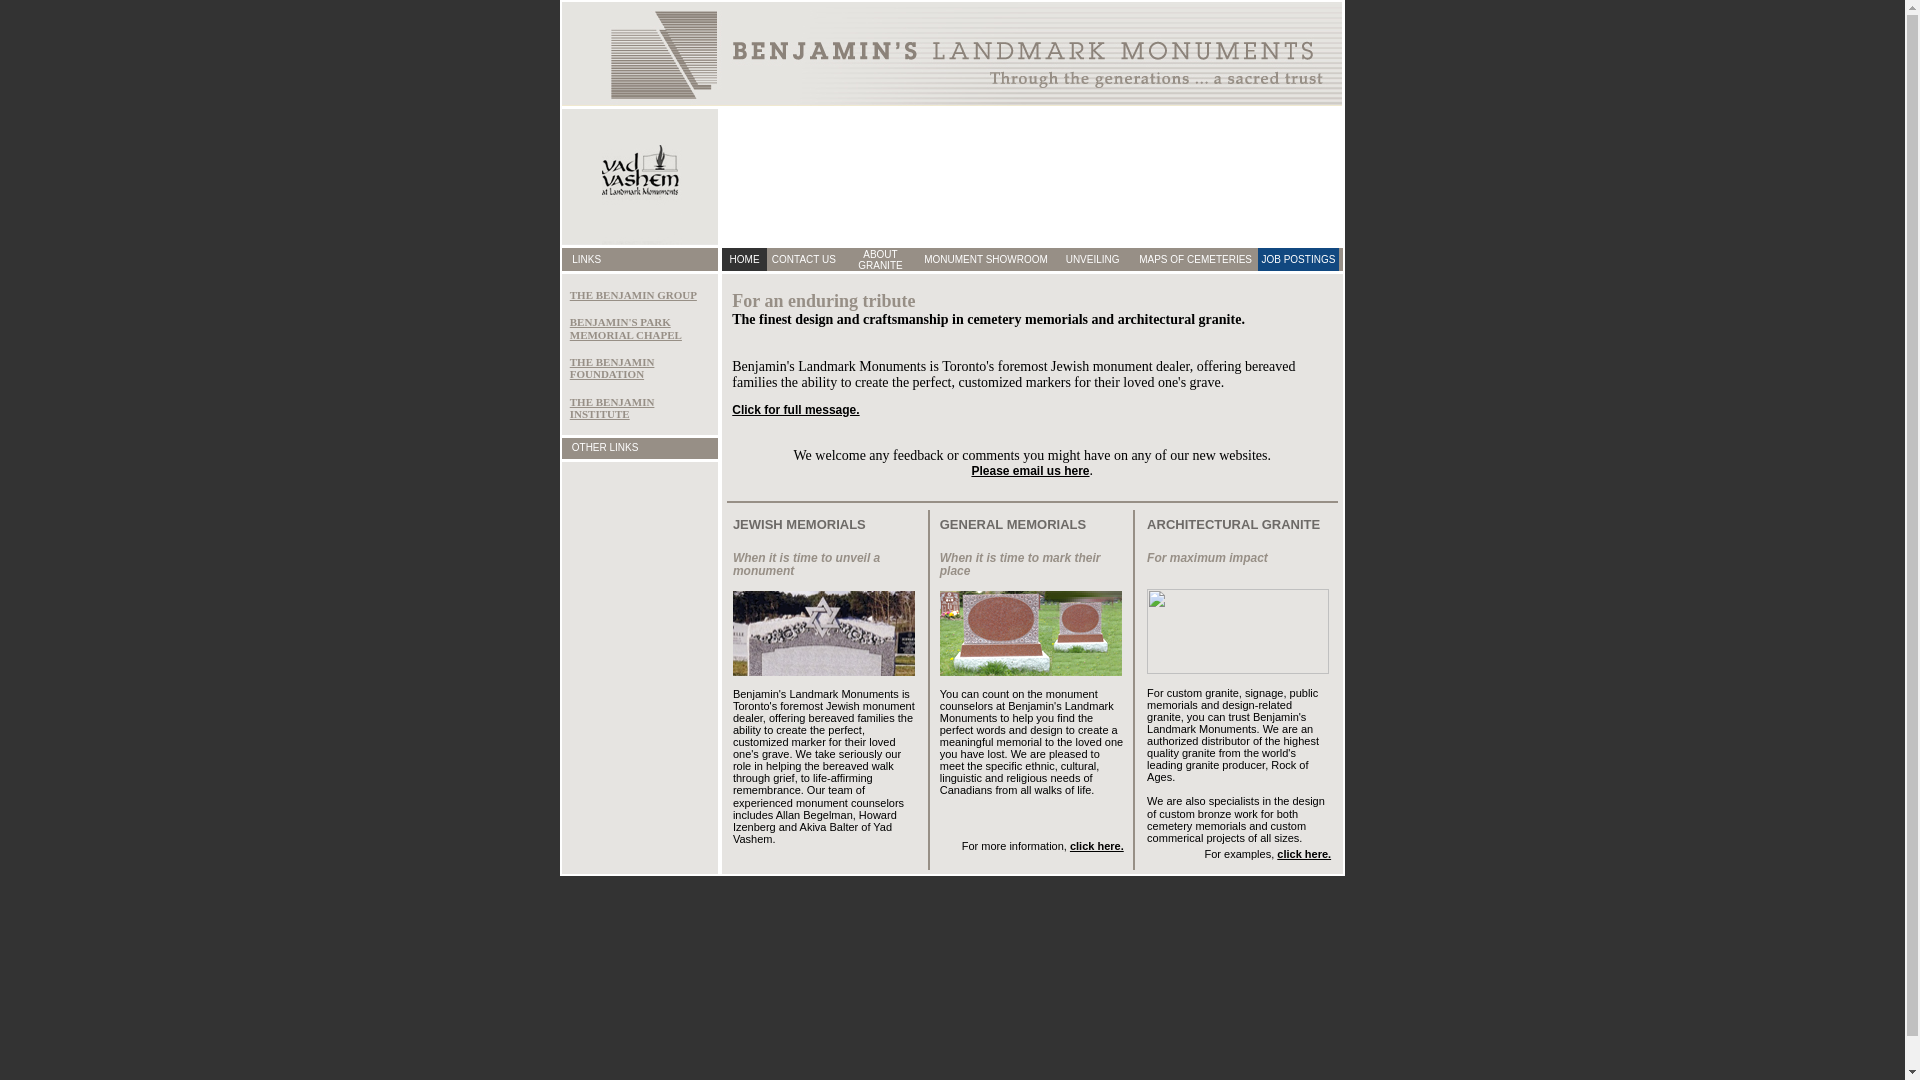 The width and height of the screenshot is (1920, 1080). Describe the element at coordinates (798, 523) in the screenshot. I see `'JEWISH MEMORIALS'` at that location.